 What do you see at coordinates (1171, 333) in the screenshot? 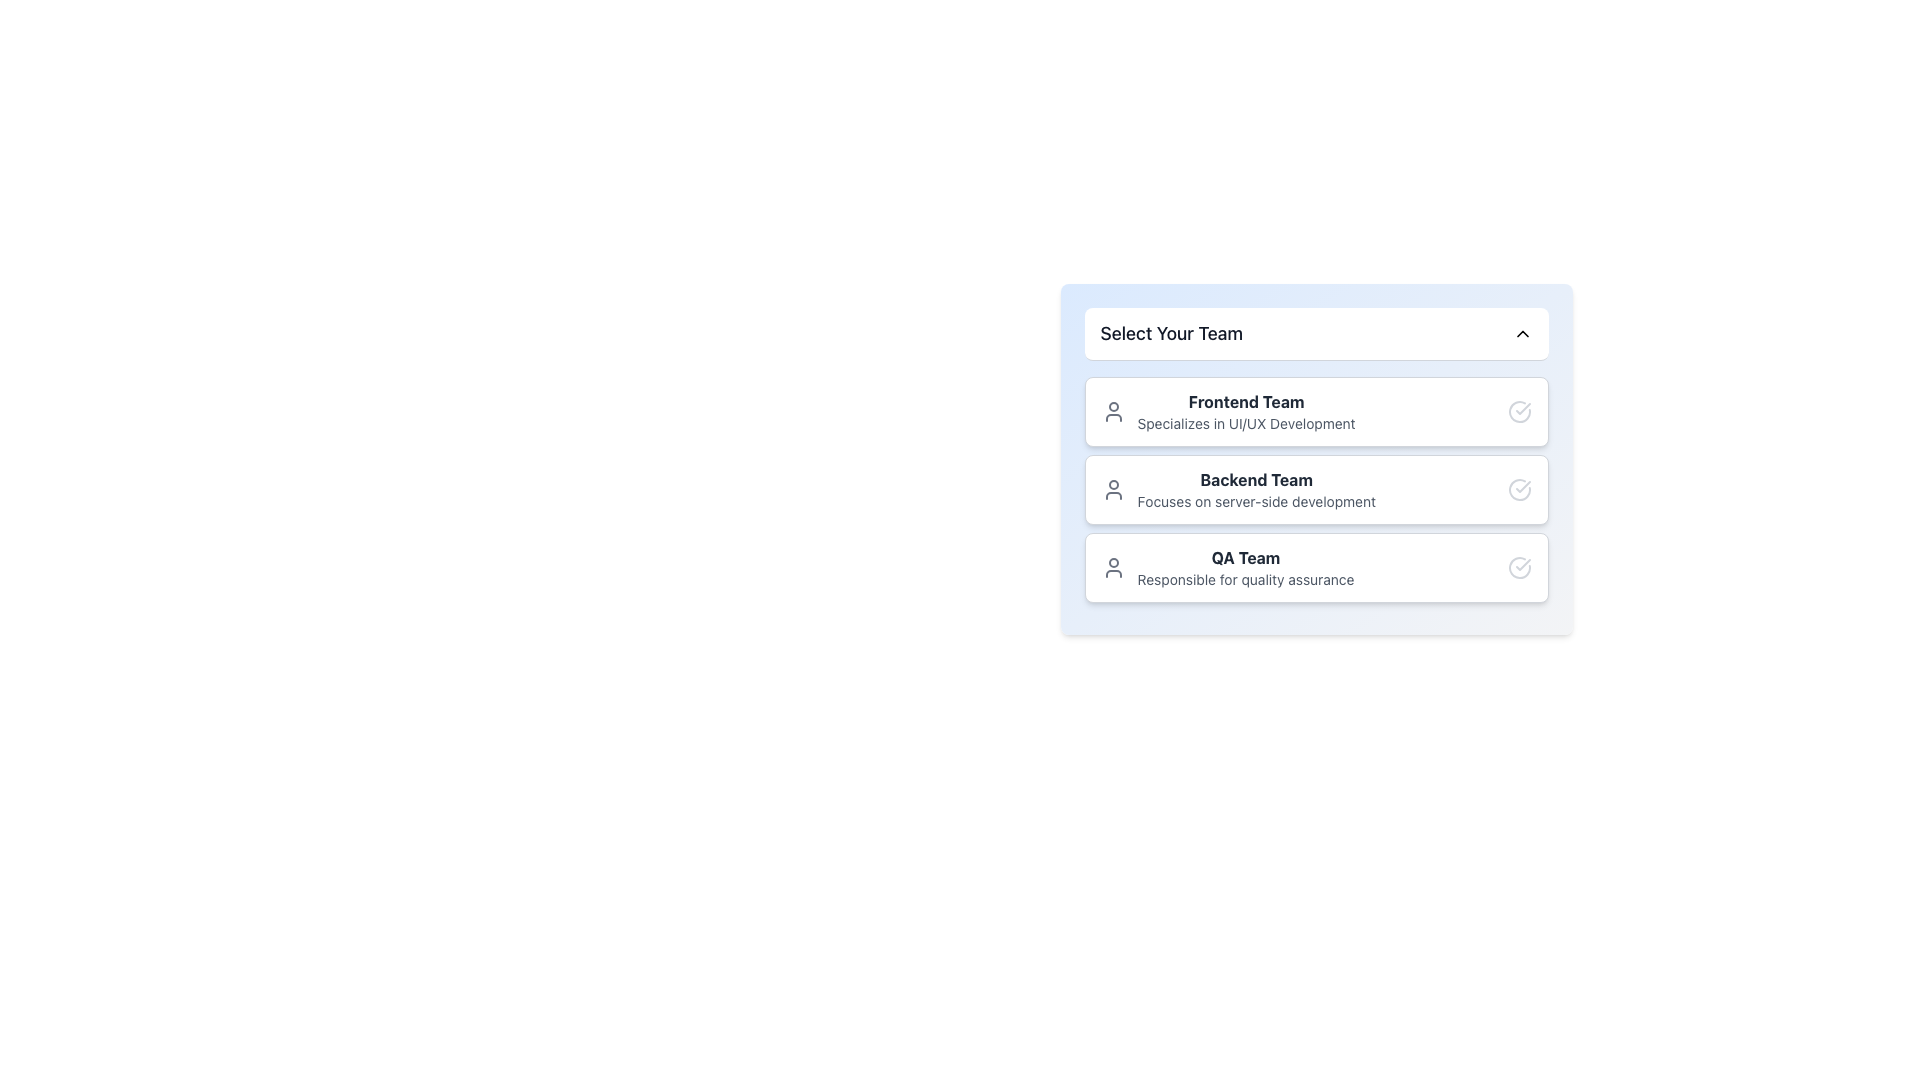
I see `text content of the primary label that serves as the title for the dropdown section, located at the top of the dropdown component` at bounding box center [1171, 333].